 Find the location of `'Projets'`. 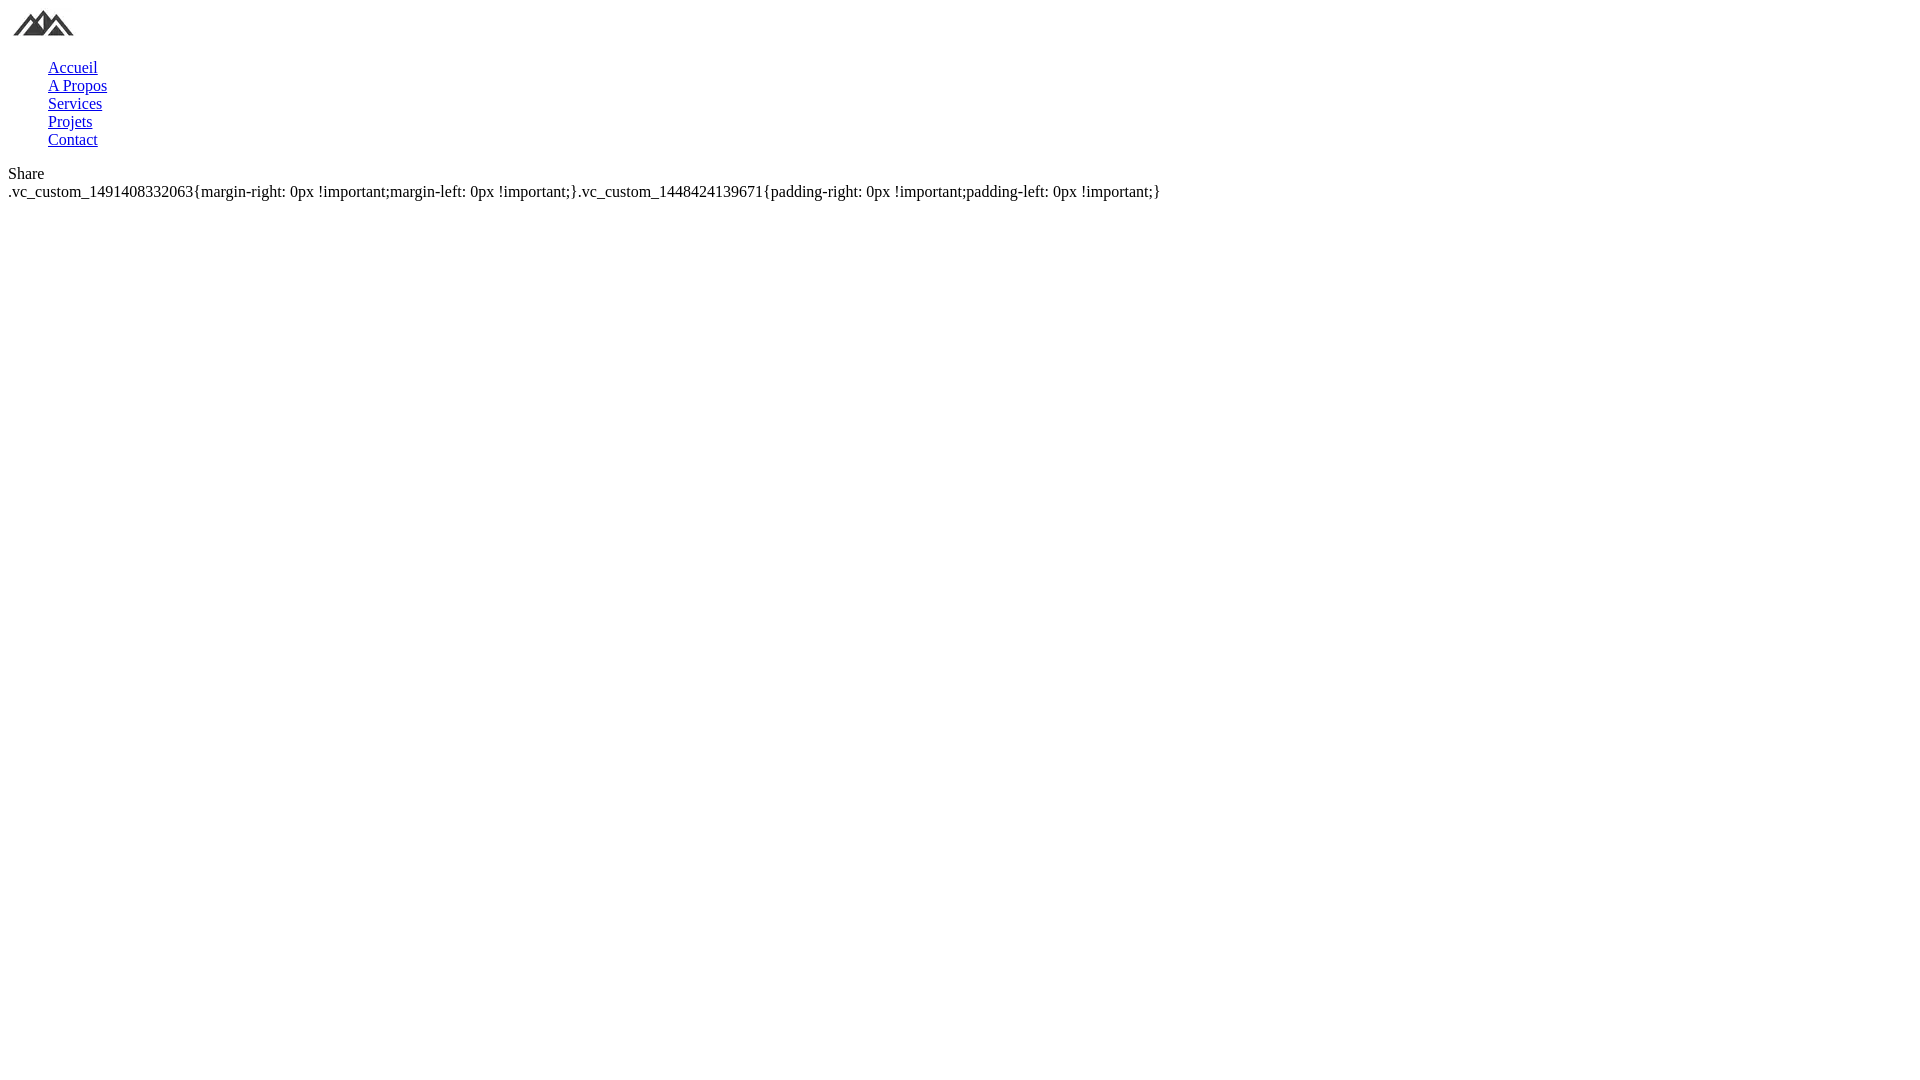

'Projets' is located at coordinates (70, 121).